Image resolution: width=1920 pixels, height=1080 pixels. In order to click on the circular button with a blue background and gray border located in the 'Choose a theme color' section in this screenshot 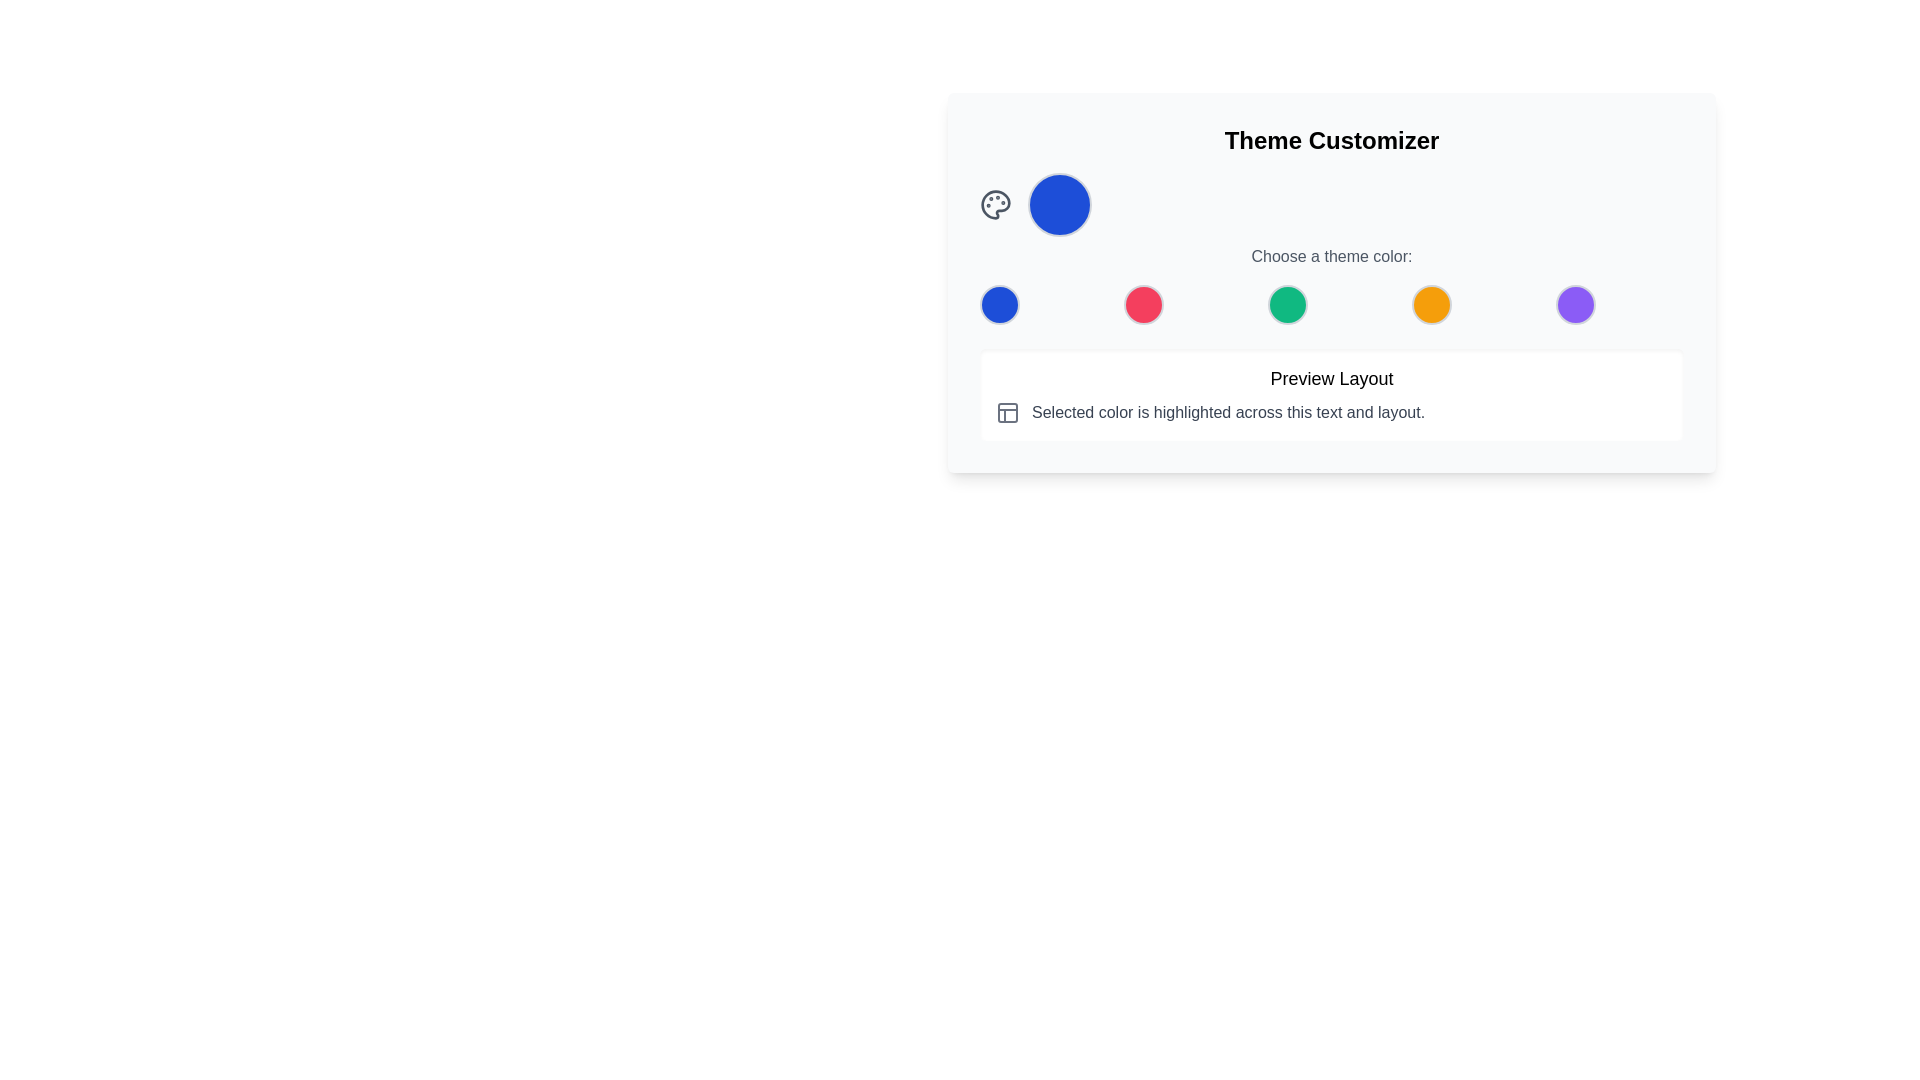, I will do `click(999, 304)`.